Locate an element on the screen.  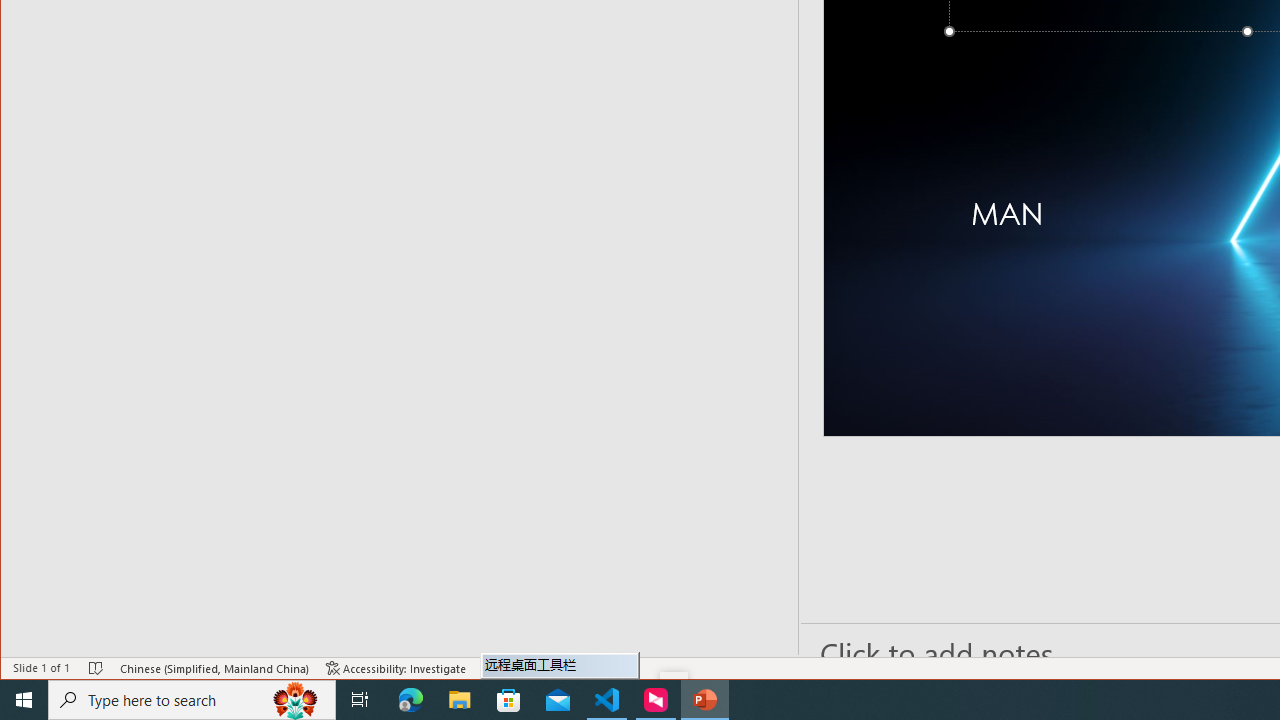
'Microsoft Edge' is located at coordinates (410, 698).